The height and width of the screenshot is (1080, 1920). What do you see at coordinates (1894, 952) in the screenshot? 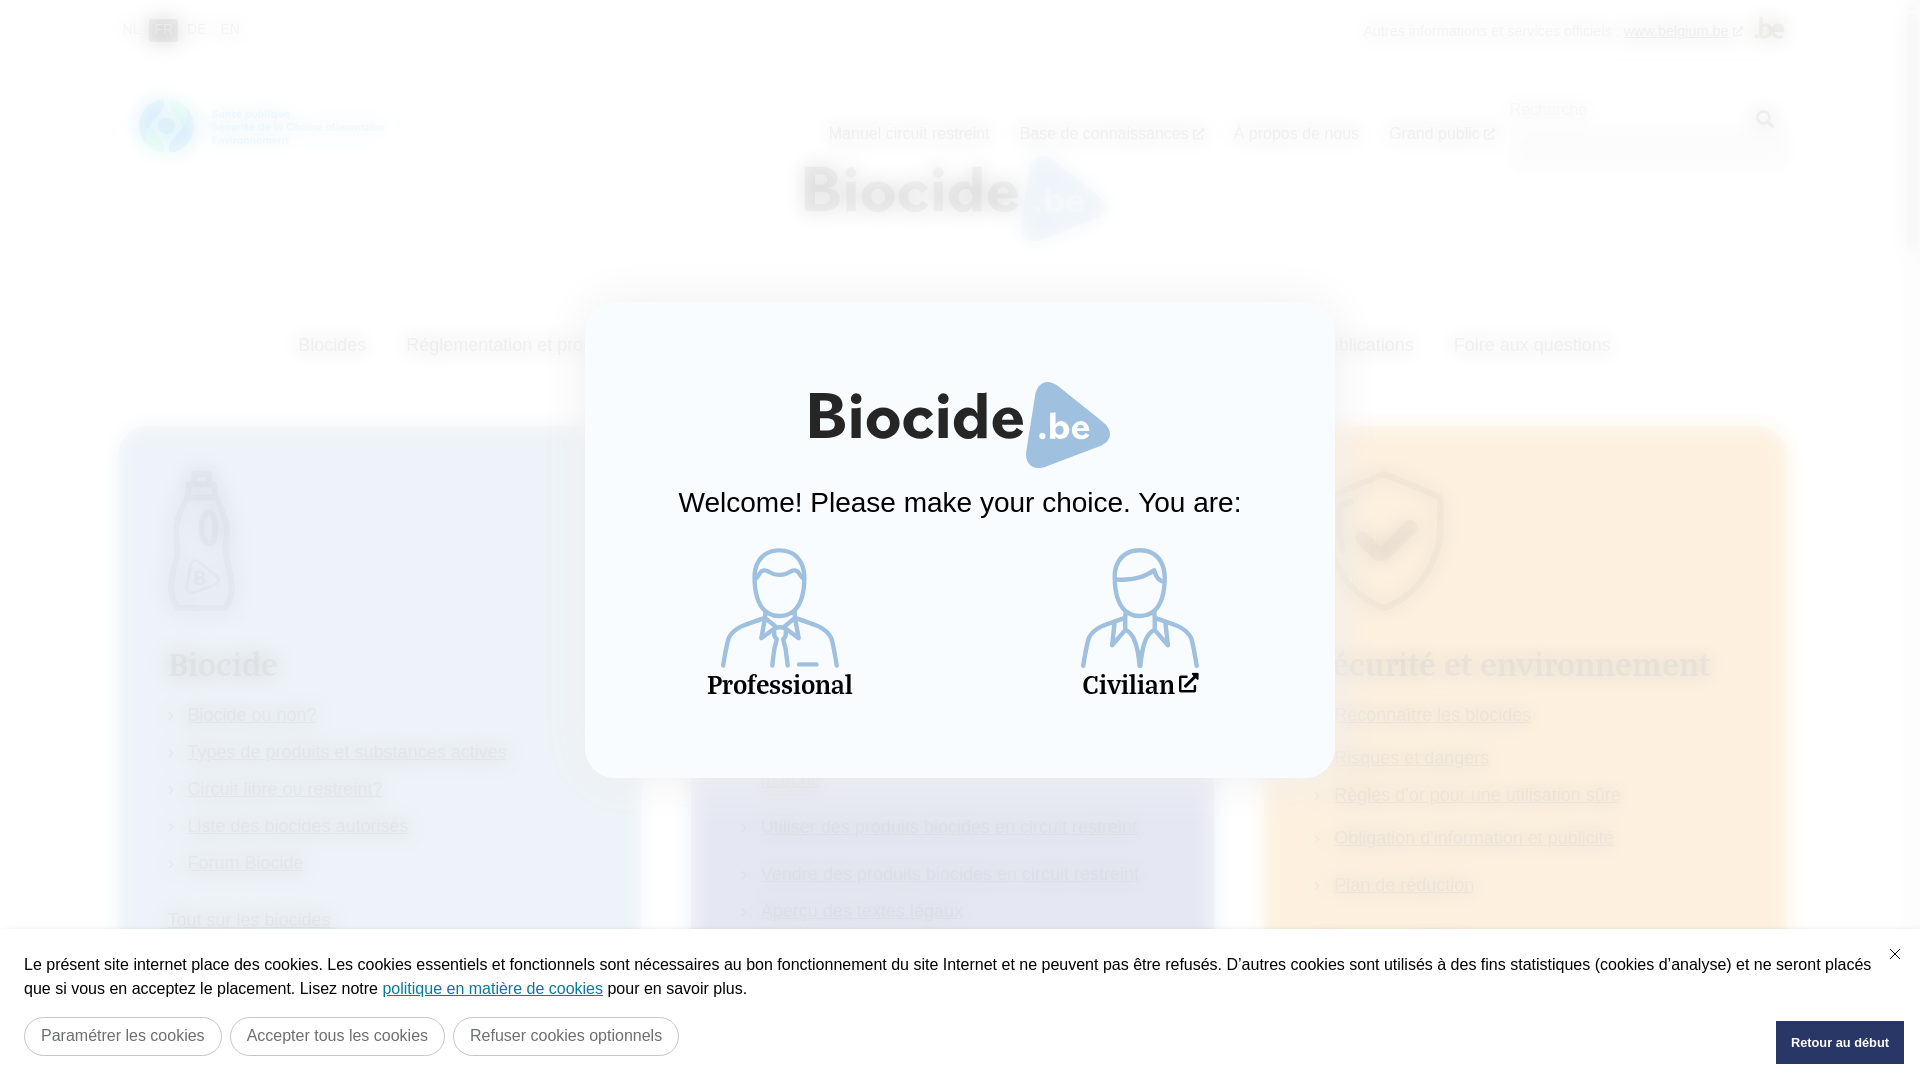
I see `'Fermer'` at bounding box center [1894, 952].